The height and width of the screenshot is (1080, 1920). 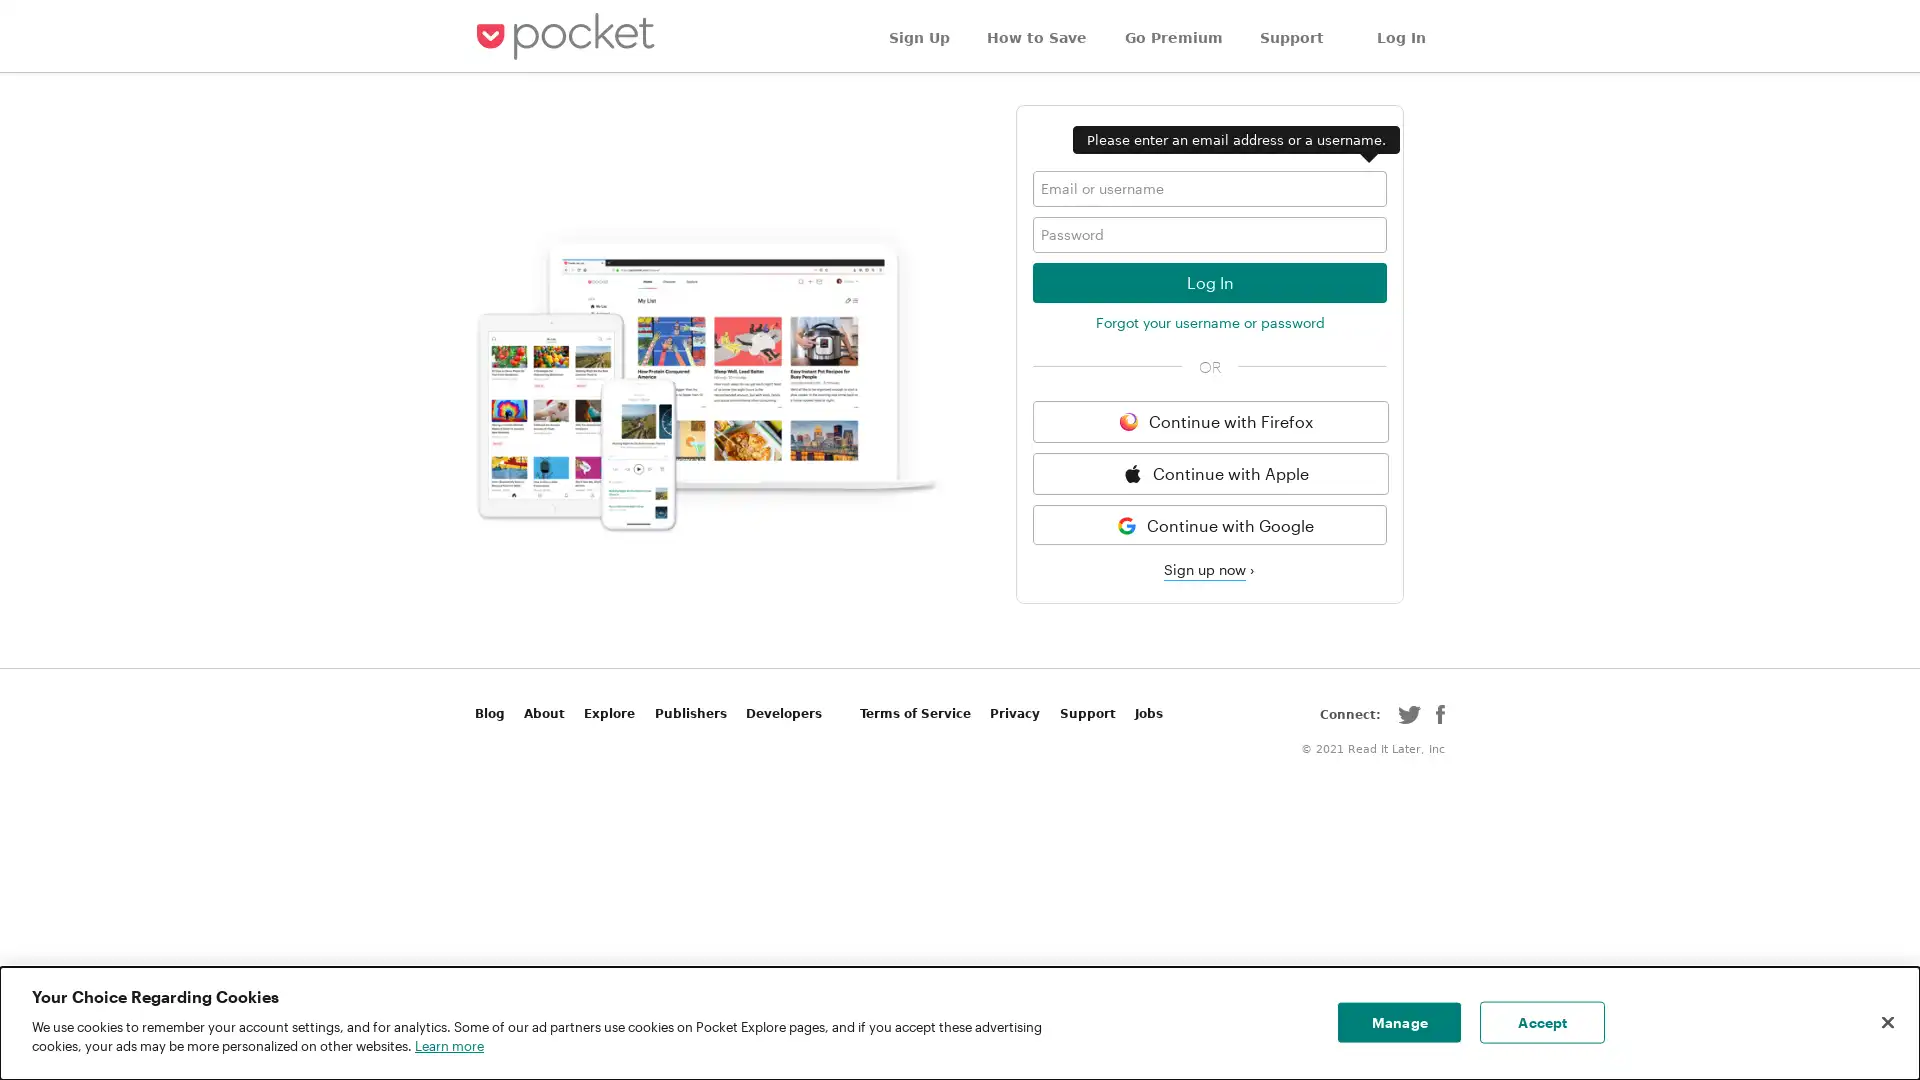 I want to click on Sign in with Apple, so click(x=1209, y=473).